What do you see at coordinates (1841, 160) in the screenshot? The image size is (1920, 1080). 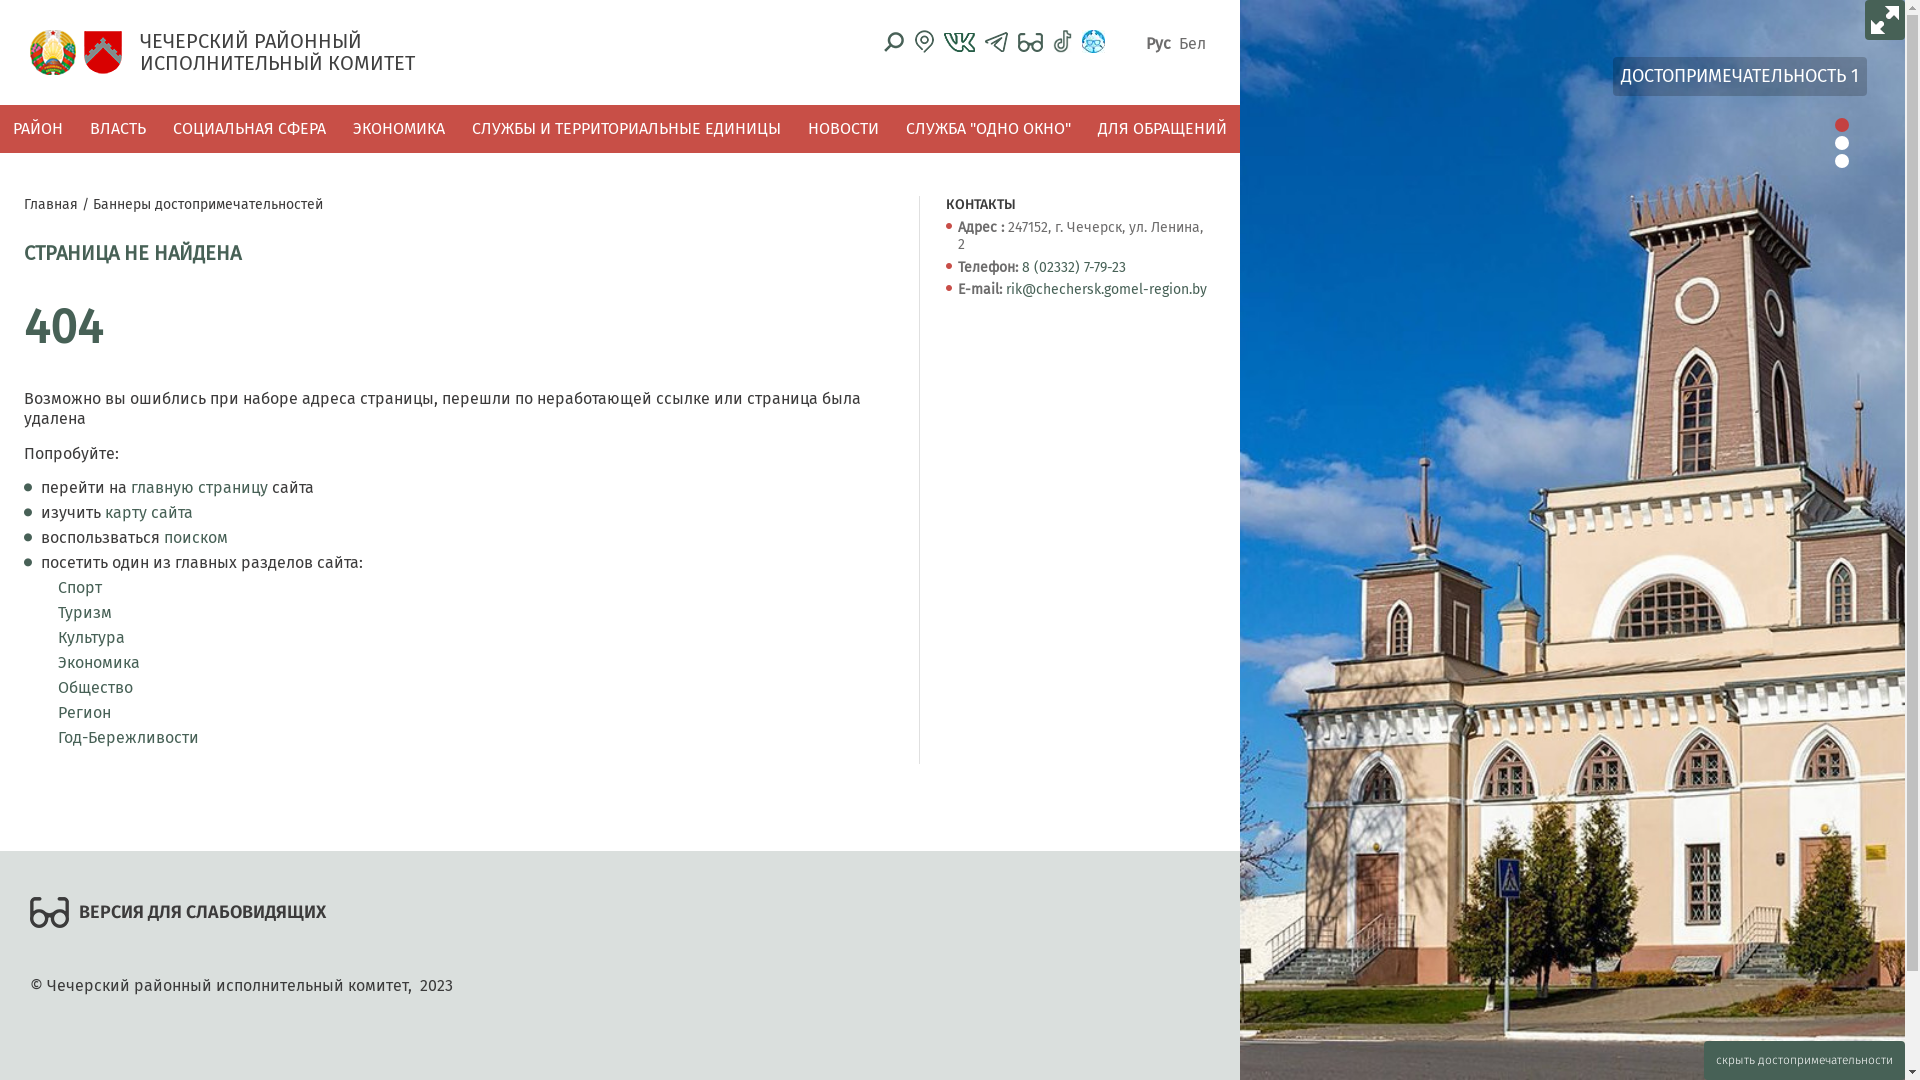 I see `'3'` at bounding box center [1841, 160].